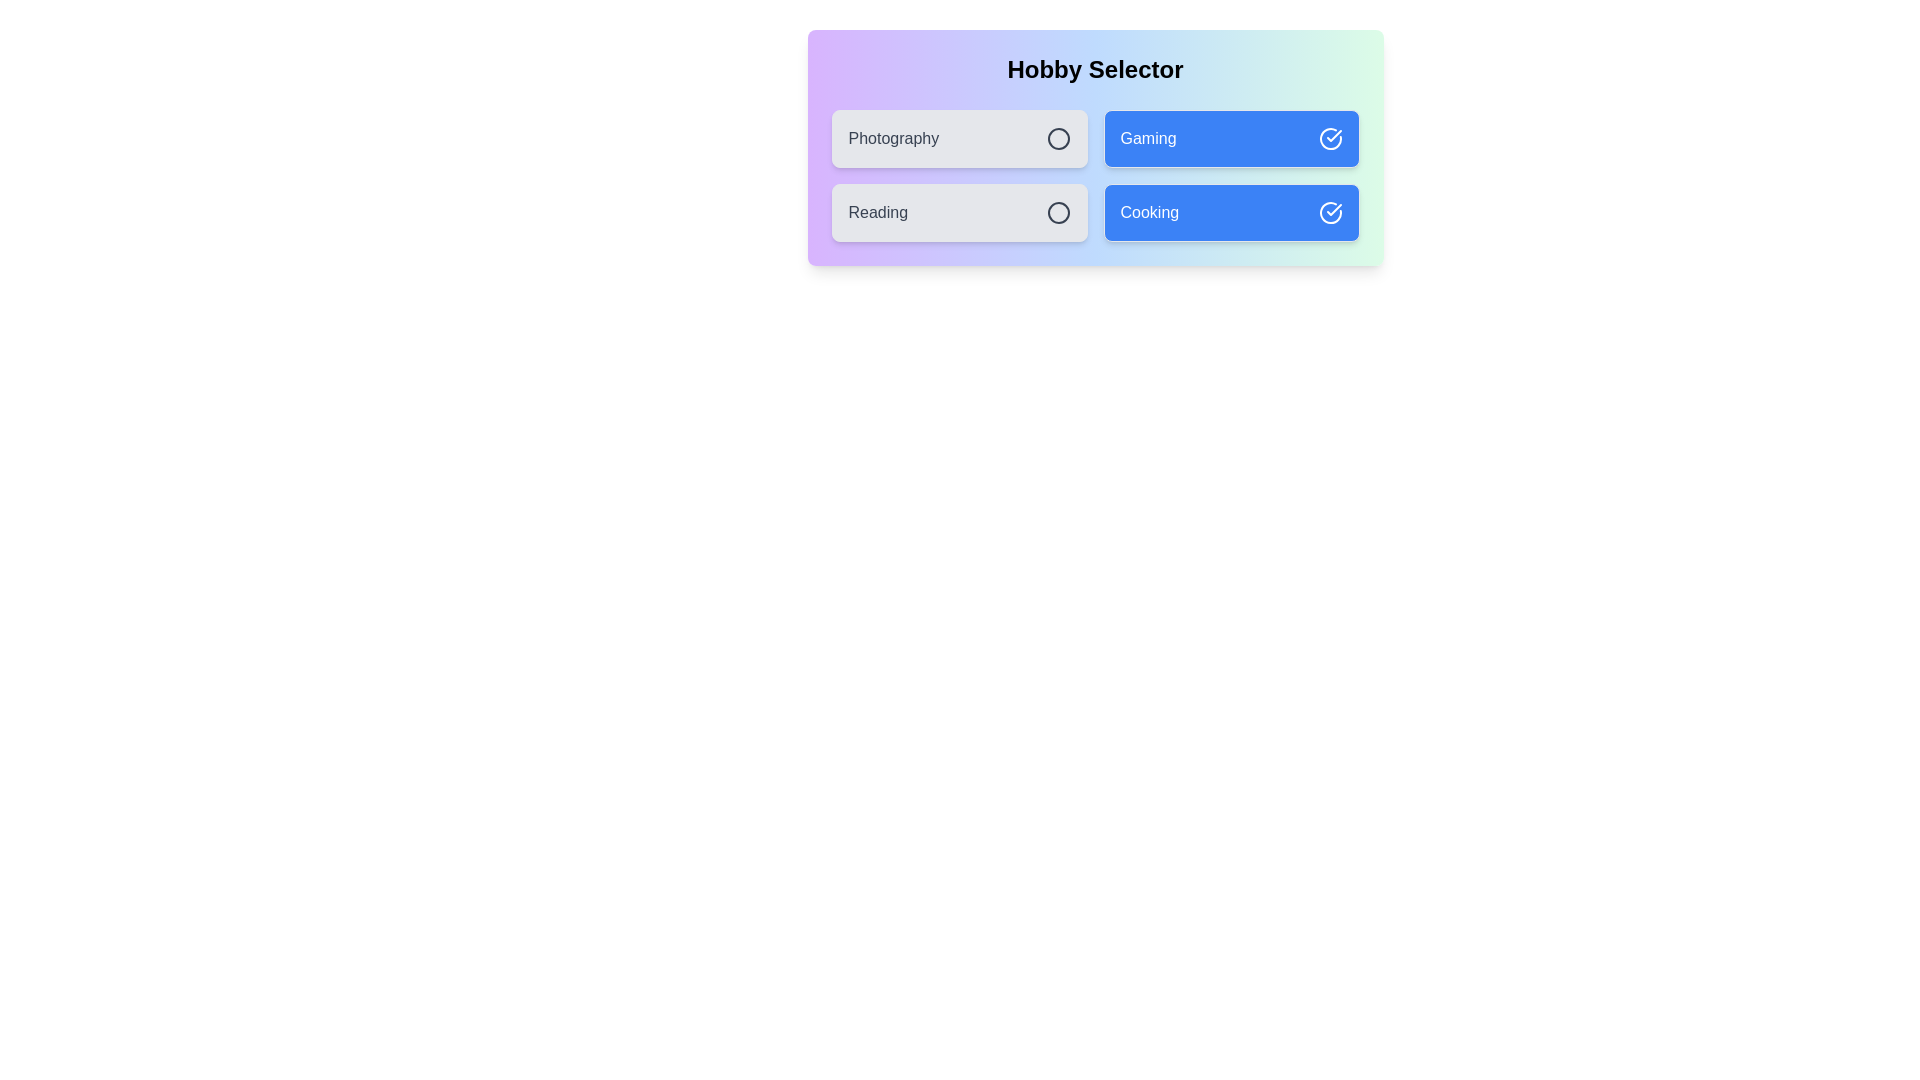  Describe the element at coordinates (1230, 212) in the screenshot. I see `the item labeled Cooking to observe the visual effect` at that location.